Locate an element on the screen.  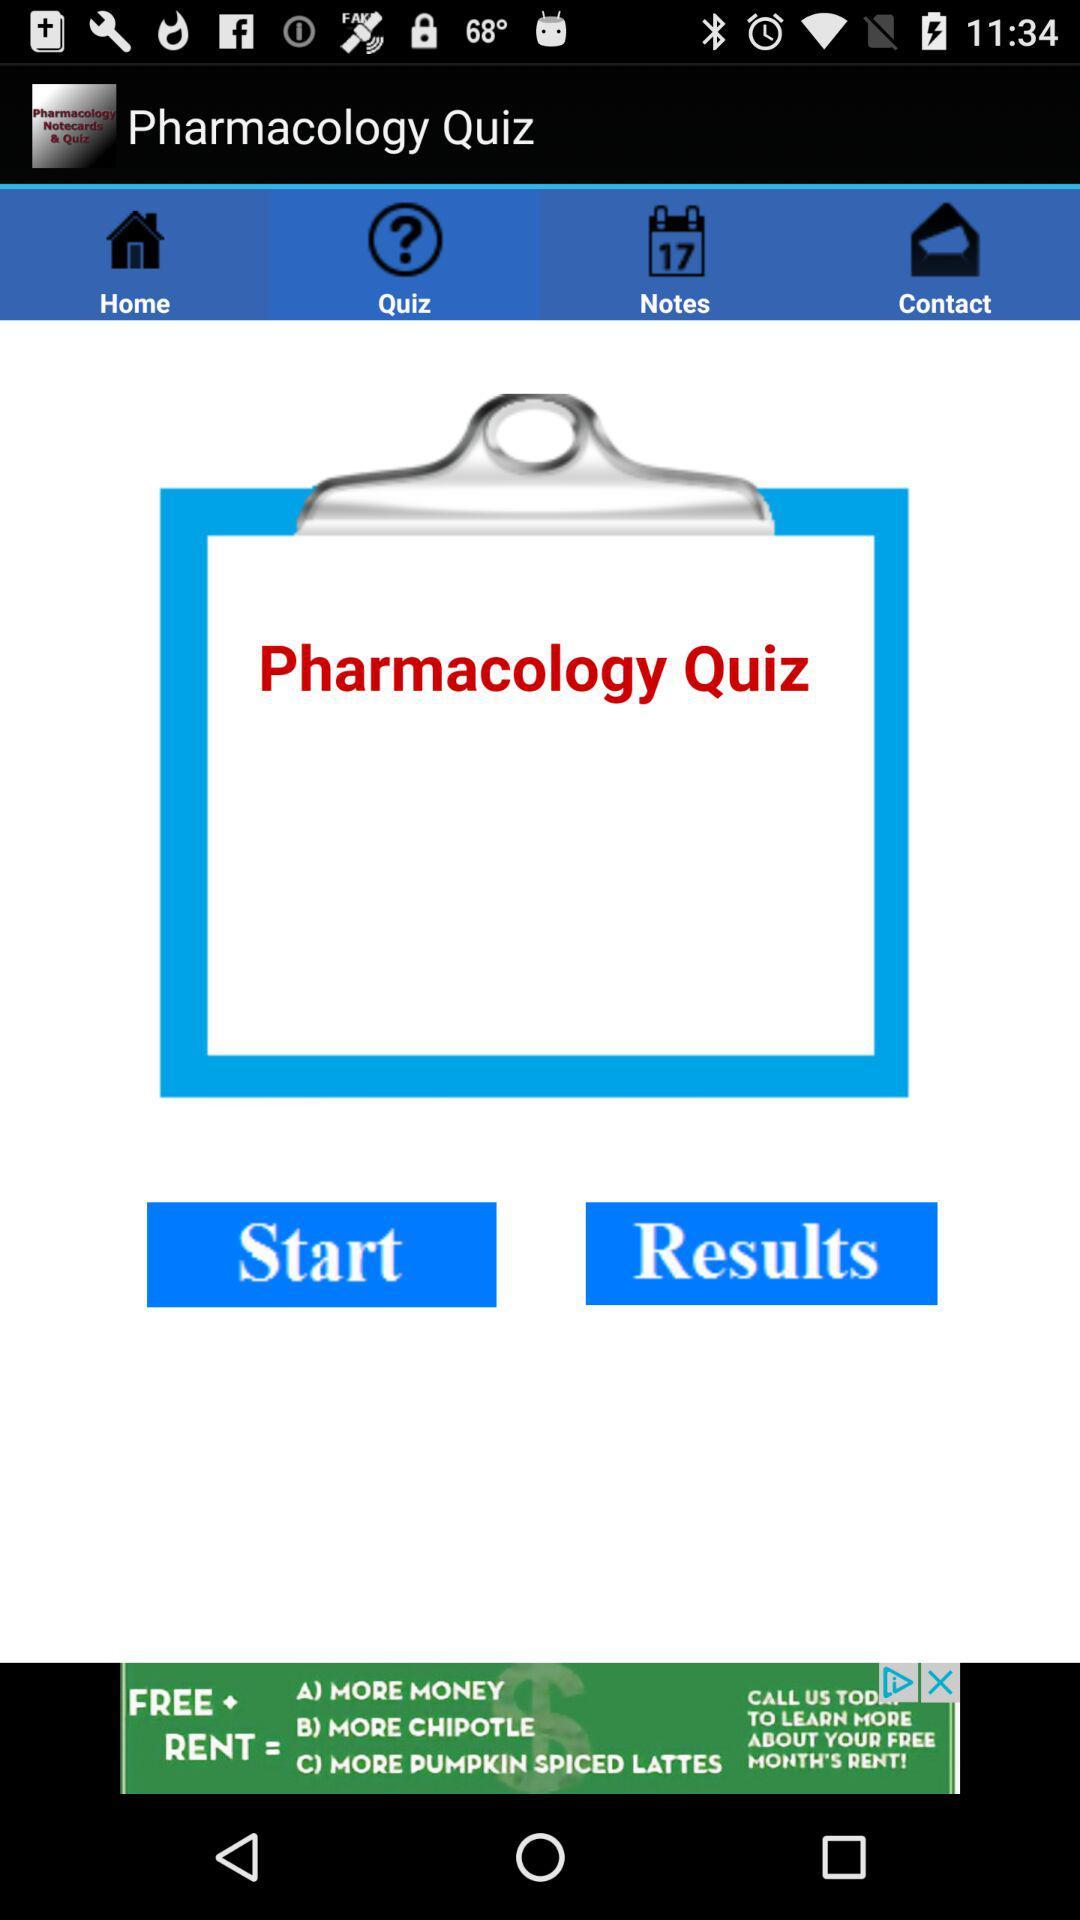
open advertisement is located at coordinates (540, 1727).